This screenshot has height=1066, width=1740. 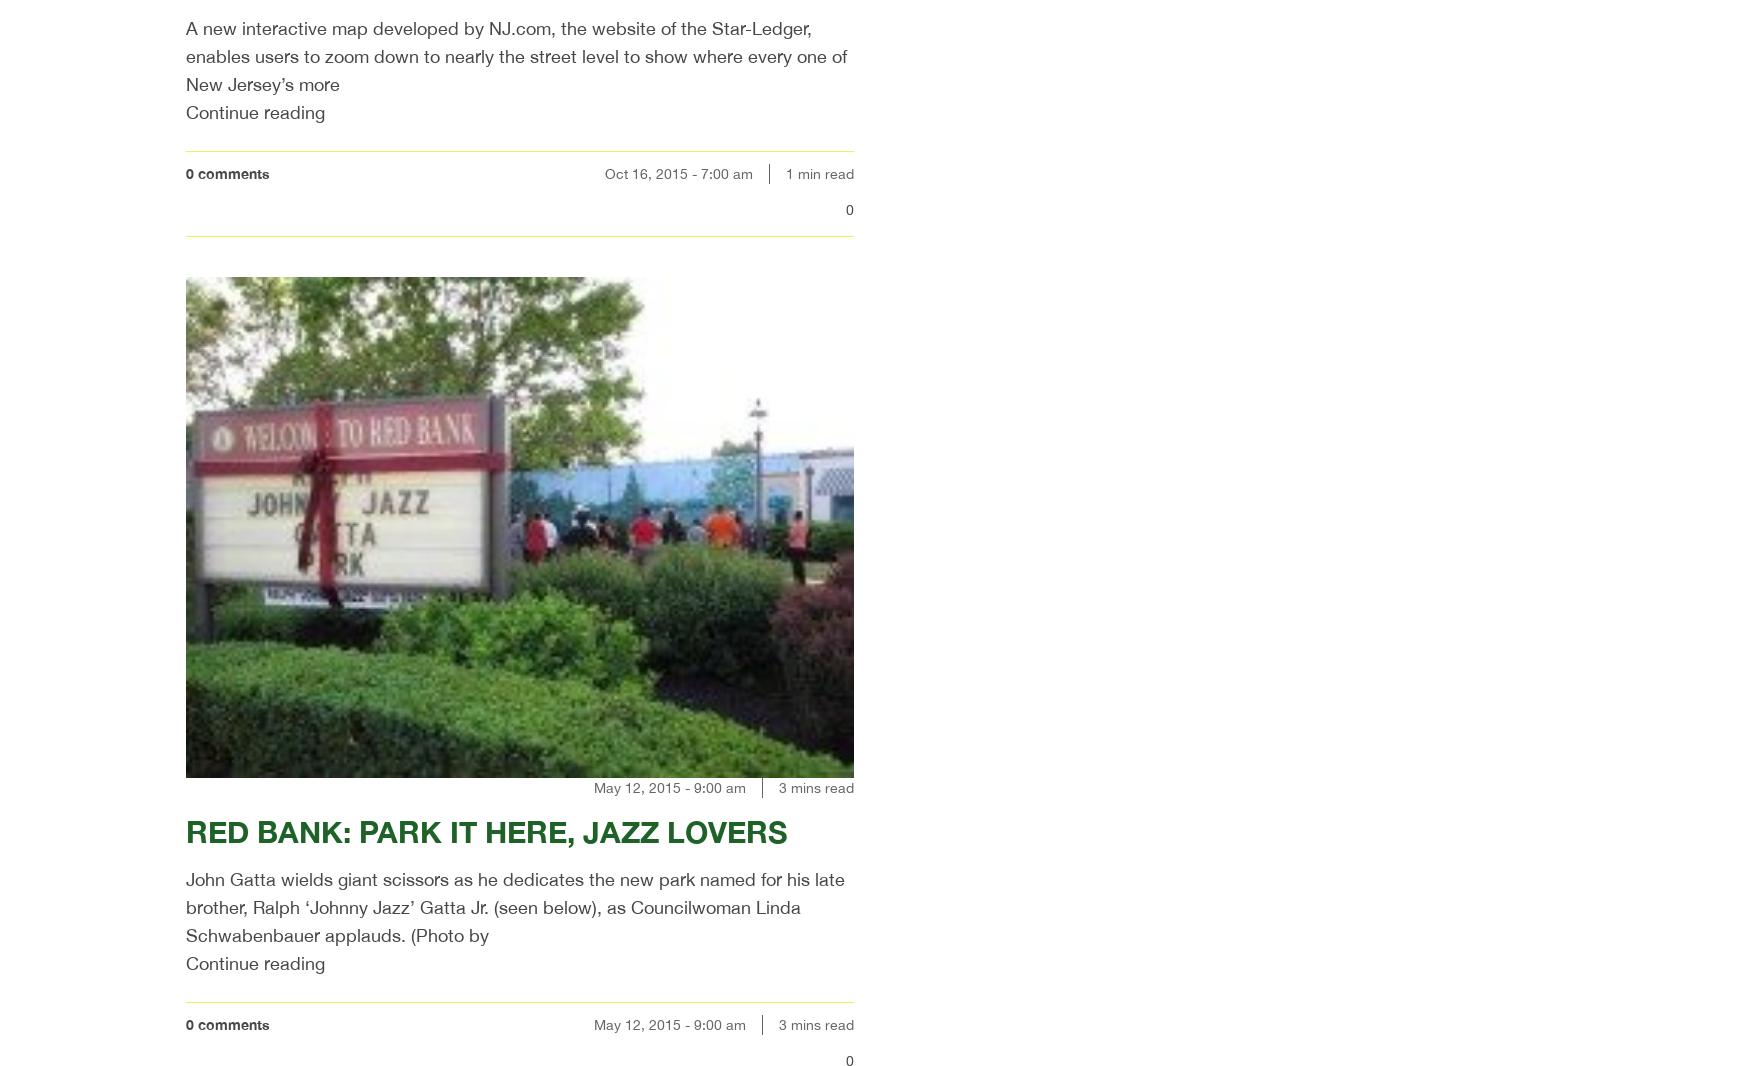 What do you see at coordinates (603, 172) in the screenshot?
I see `'Oct 16, 2015 - 7:00 am'` at bounding box center [603, 172].